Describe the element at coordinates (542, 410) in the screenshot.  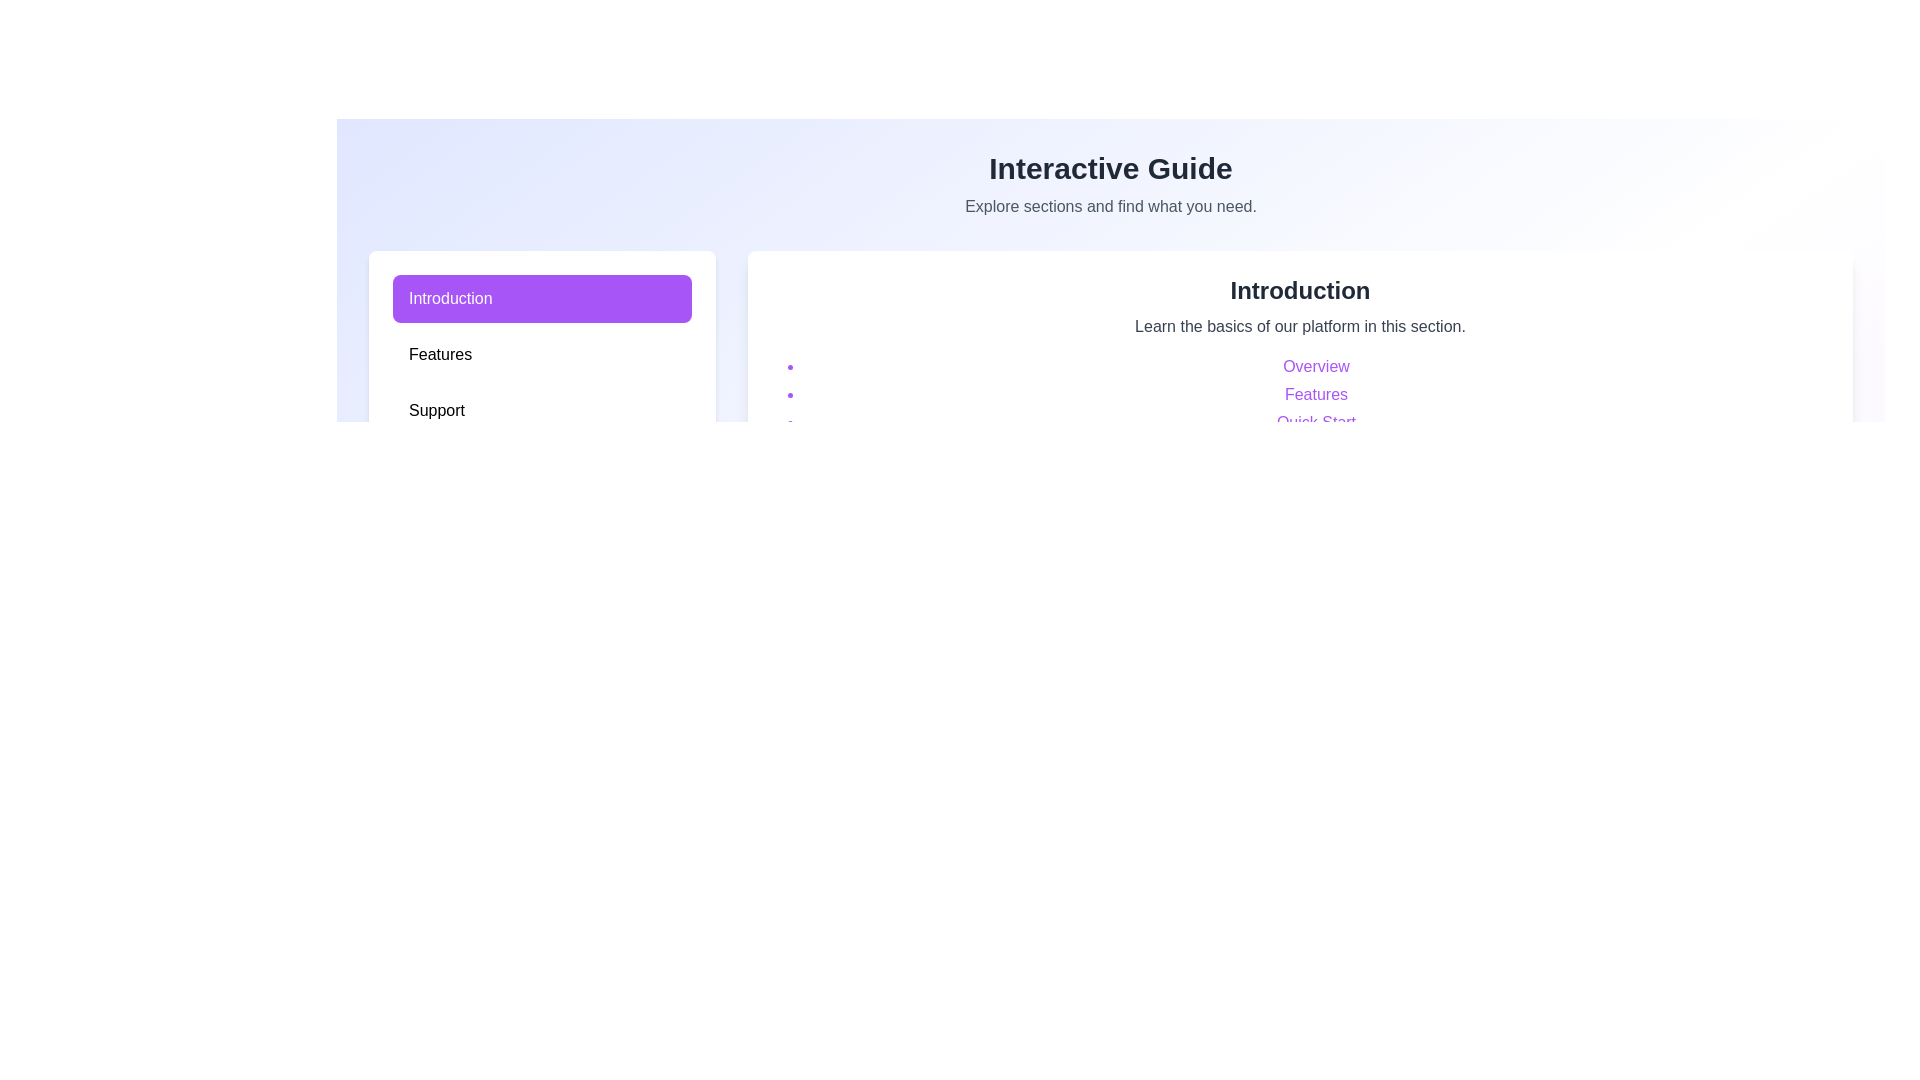
I see `the third button in the vertical stack, located below the 'Features' button` at that location.